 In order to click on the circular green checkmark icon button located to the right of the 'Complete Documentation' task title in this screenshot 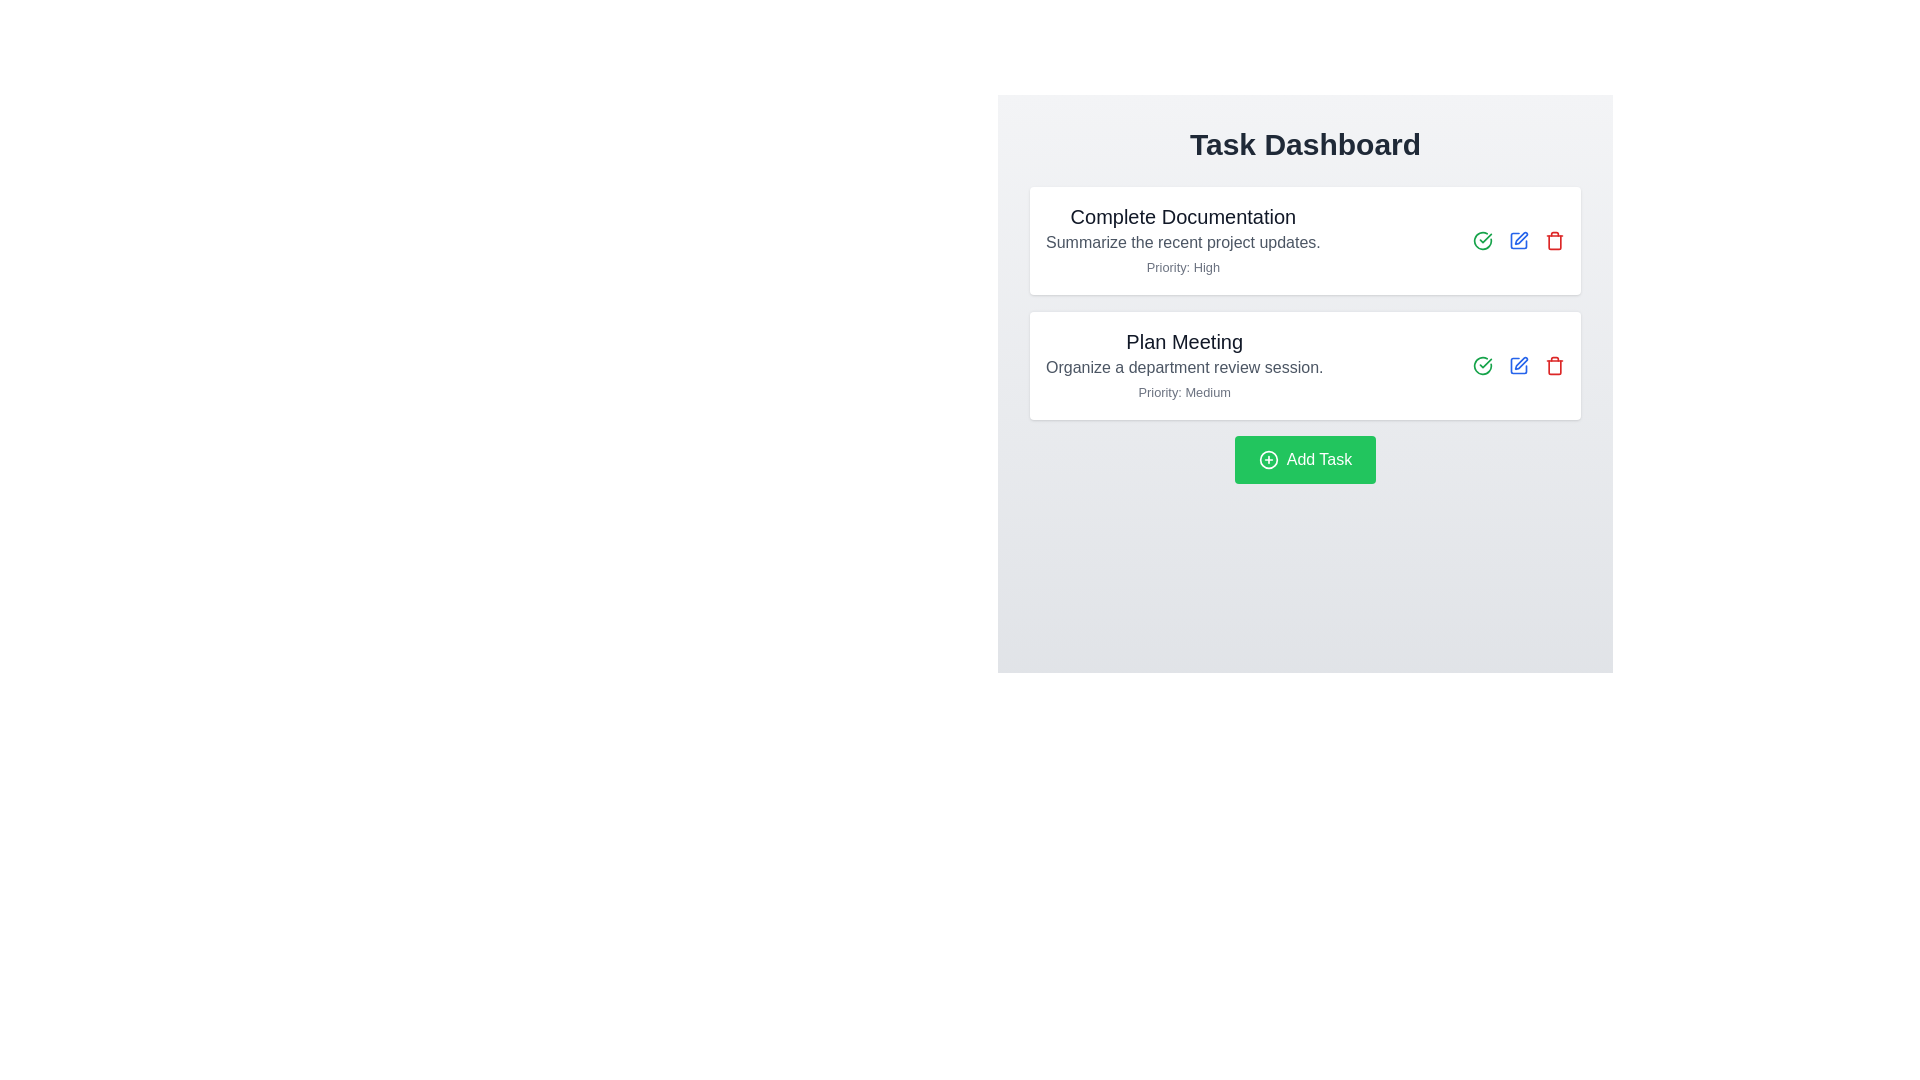, I will do `click(1483, 366)`.